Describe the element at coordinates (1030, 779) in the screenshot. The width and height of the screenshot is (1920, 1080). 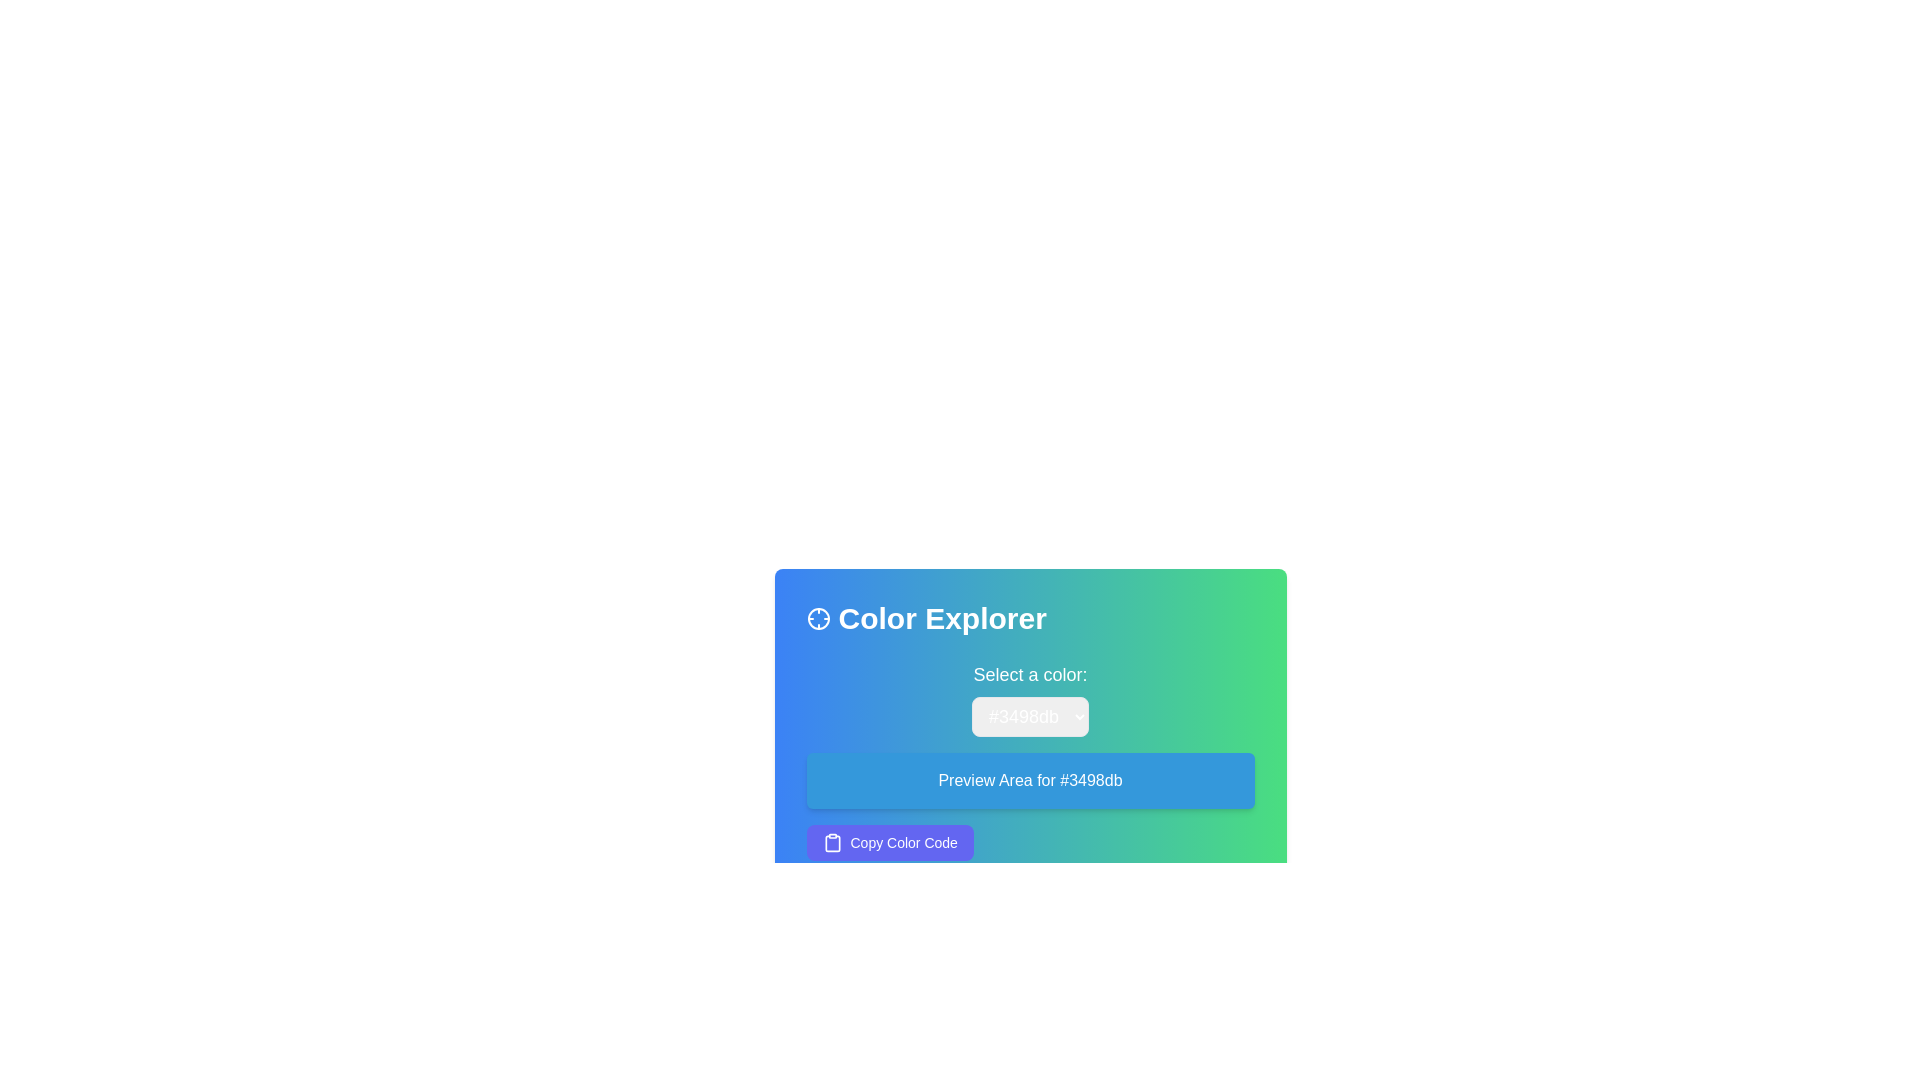
I see `the Preview Panel that displays the color associated with the code #3498db, located below the color picker input box and above the 'Copy Color Code' button` at that location.